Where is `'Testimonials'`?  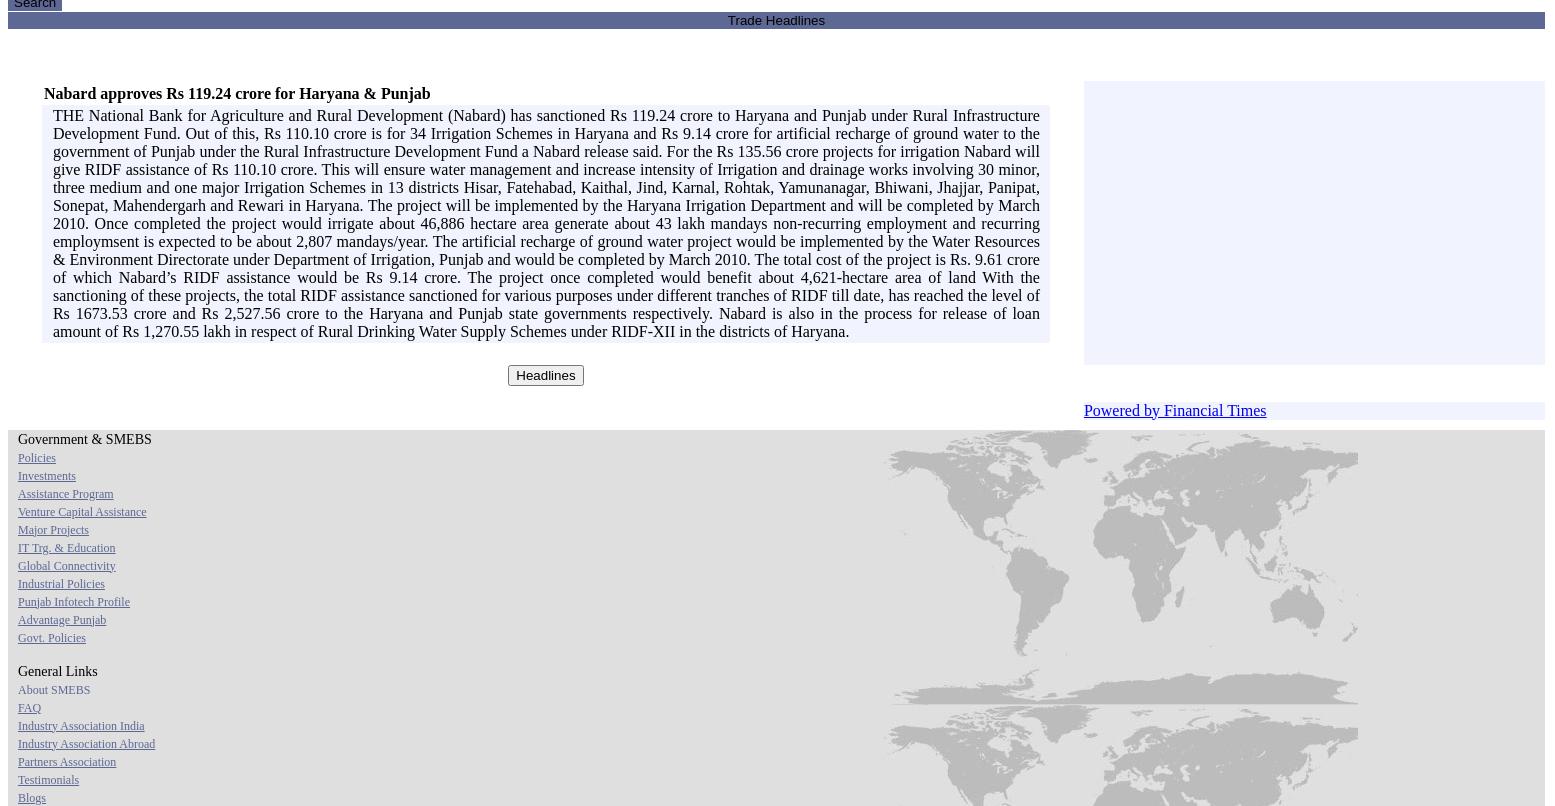
'Testimonials' is located at coordinates (18, 777).